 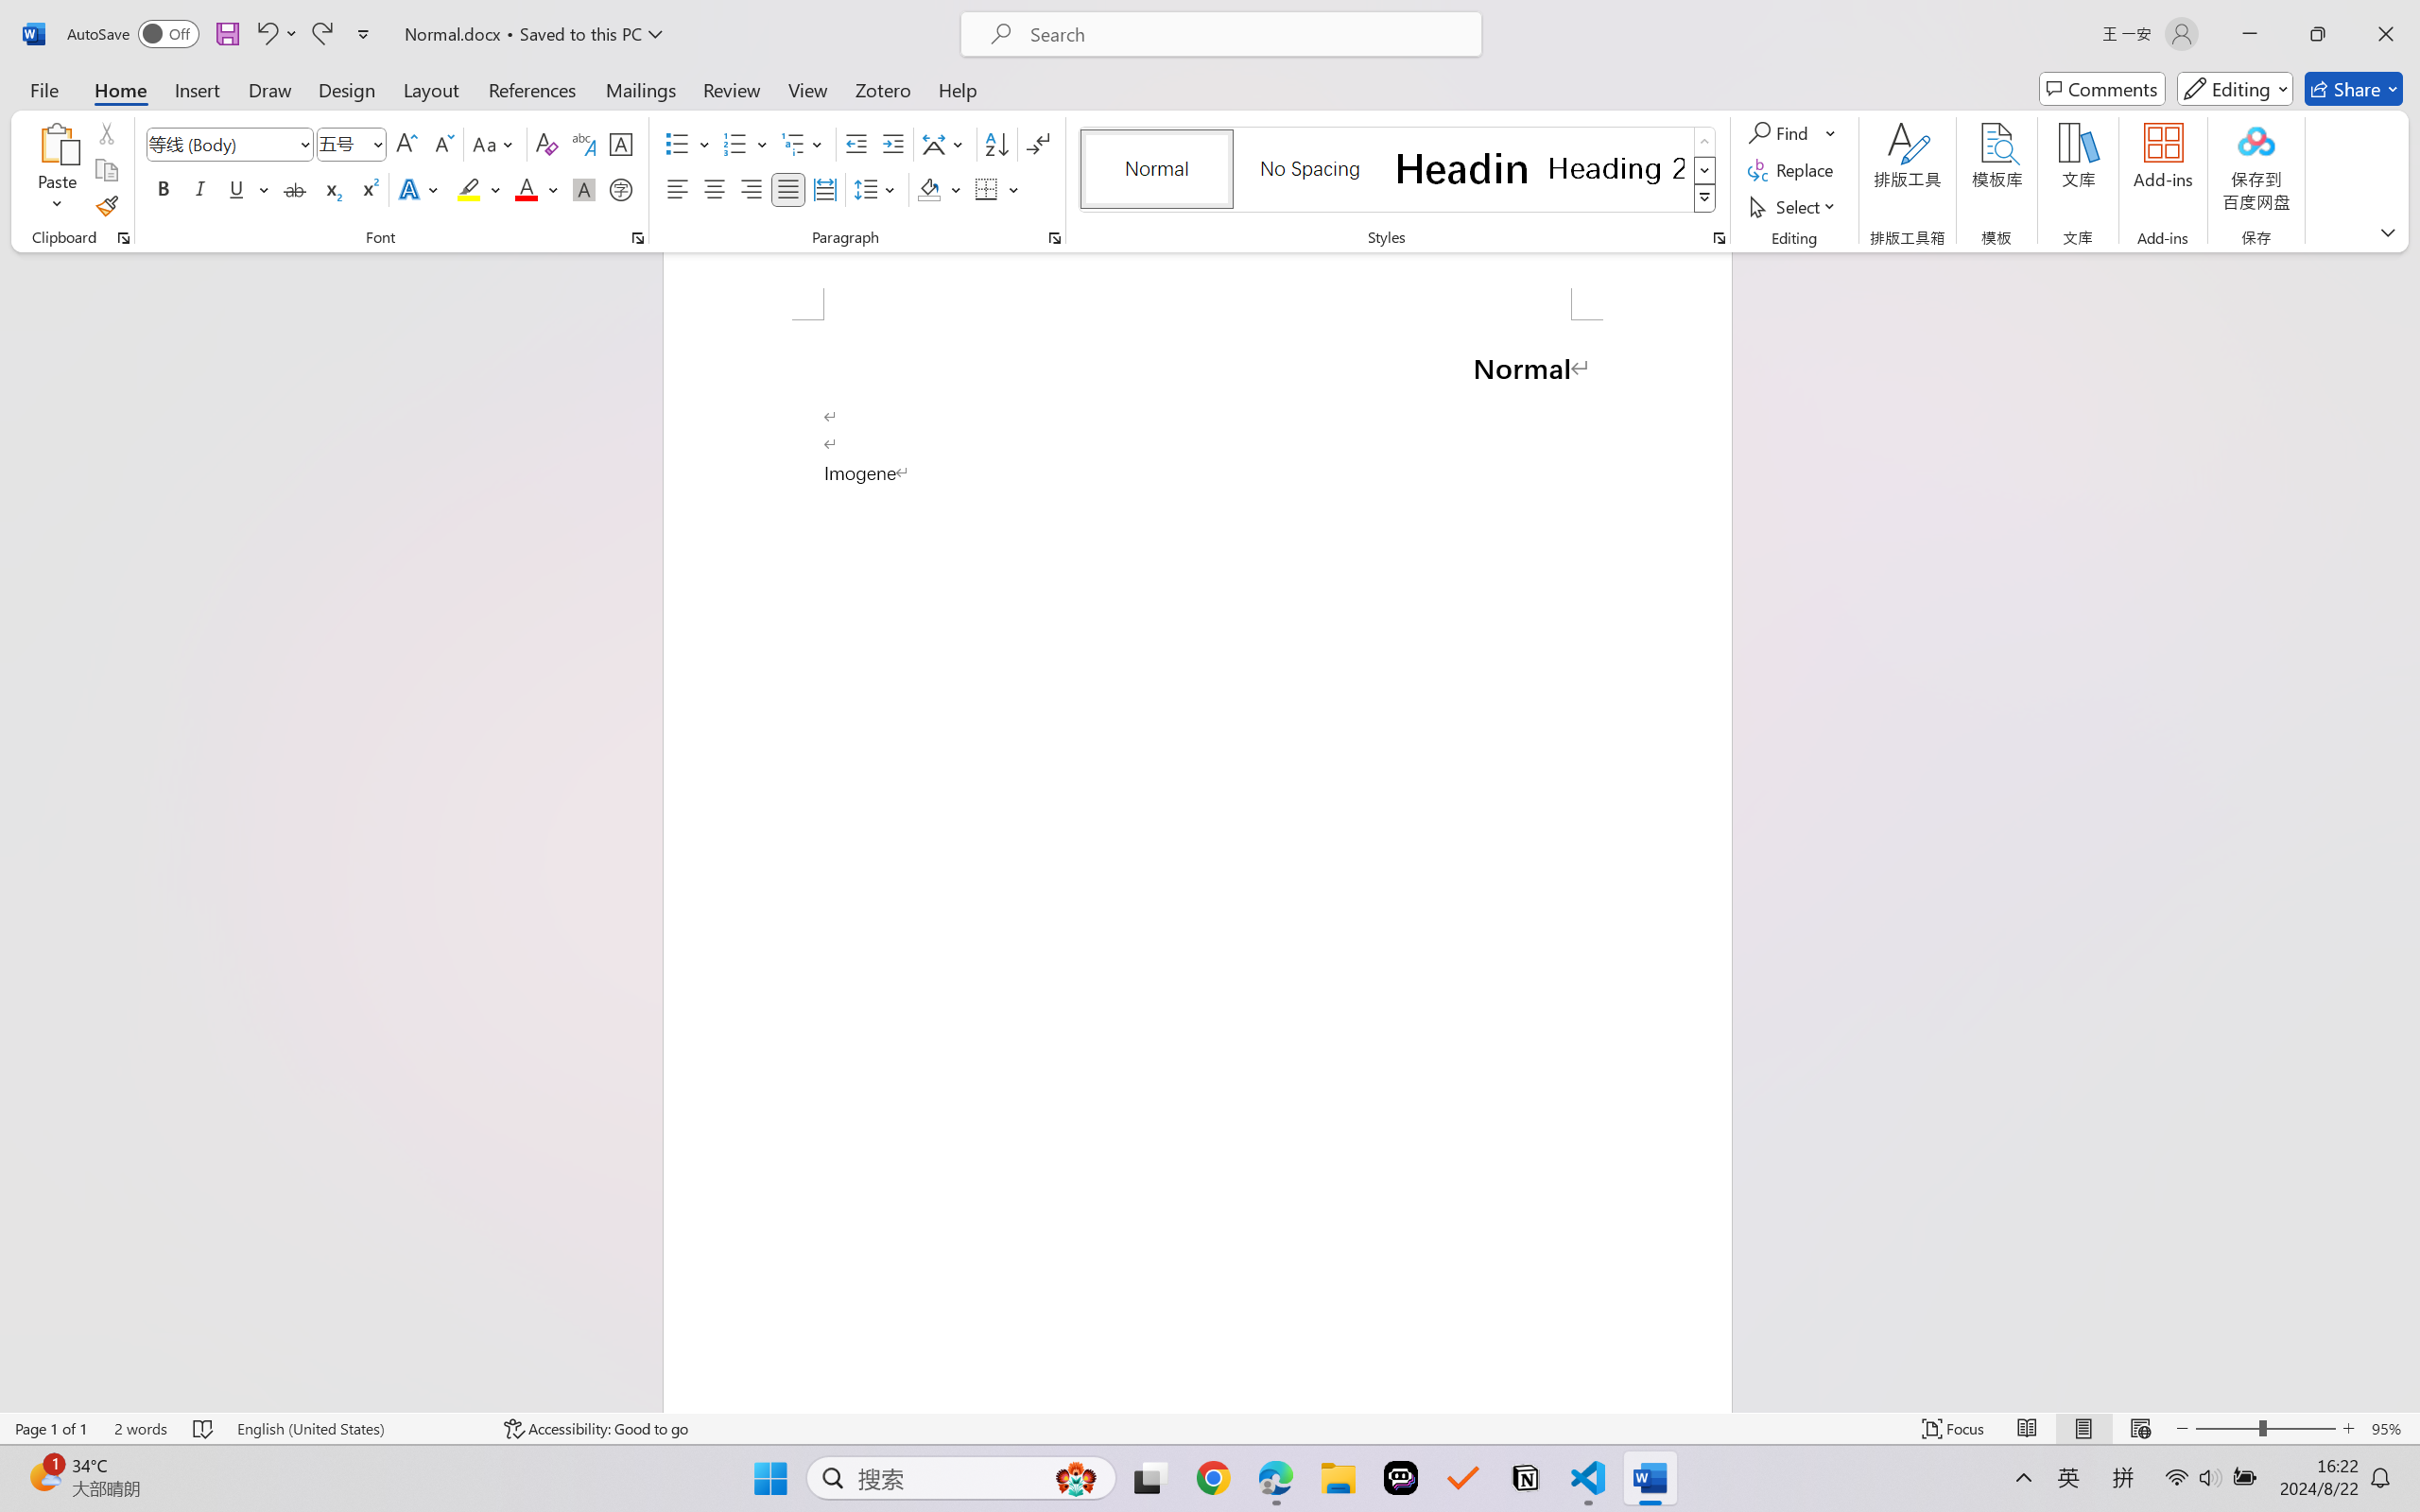 I want to click on 'Change Case', so click(x=493, y=144).